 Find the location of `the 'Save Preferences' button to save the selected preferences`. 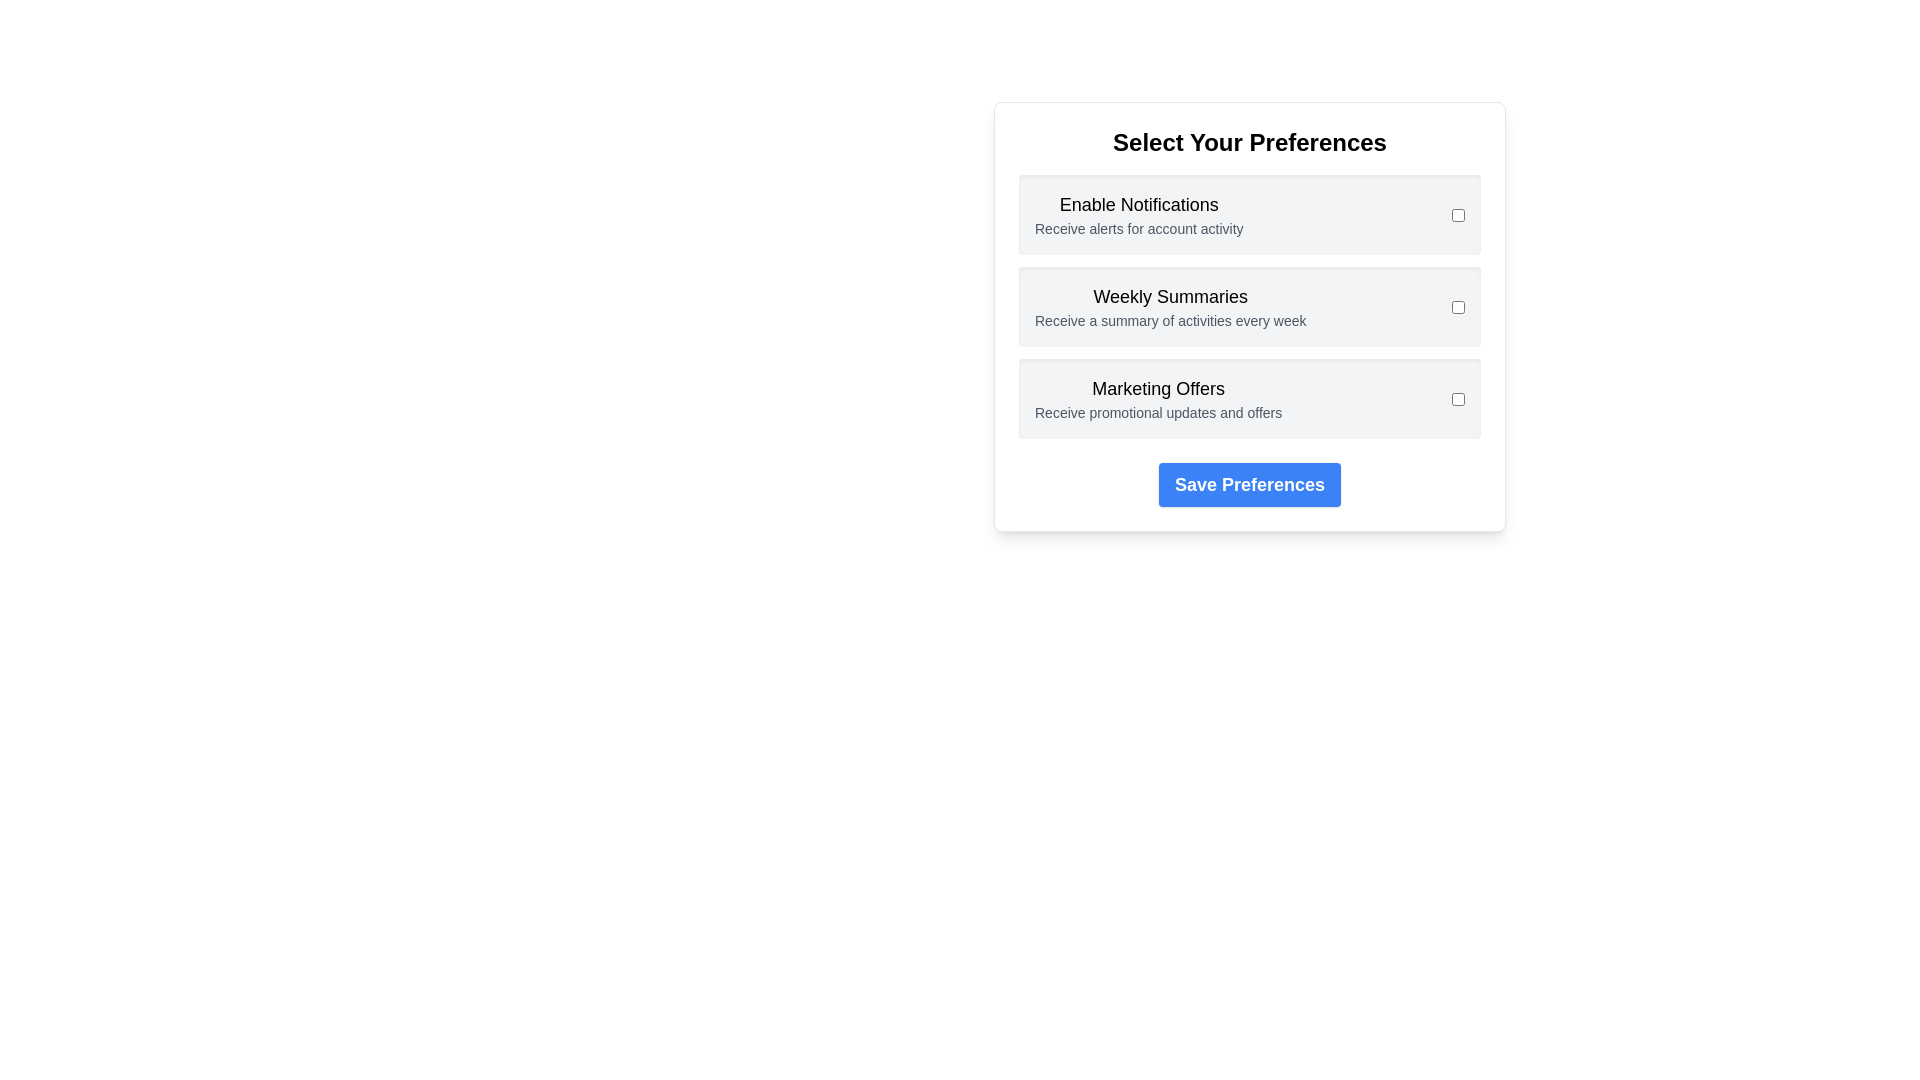

the 'Save Preferences' button to save the selected preferences is located at coordinates (1248, 485).